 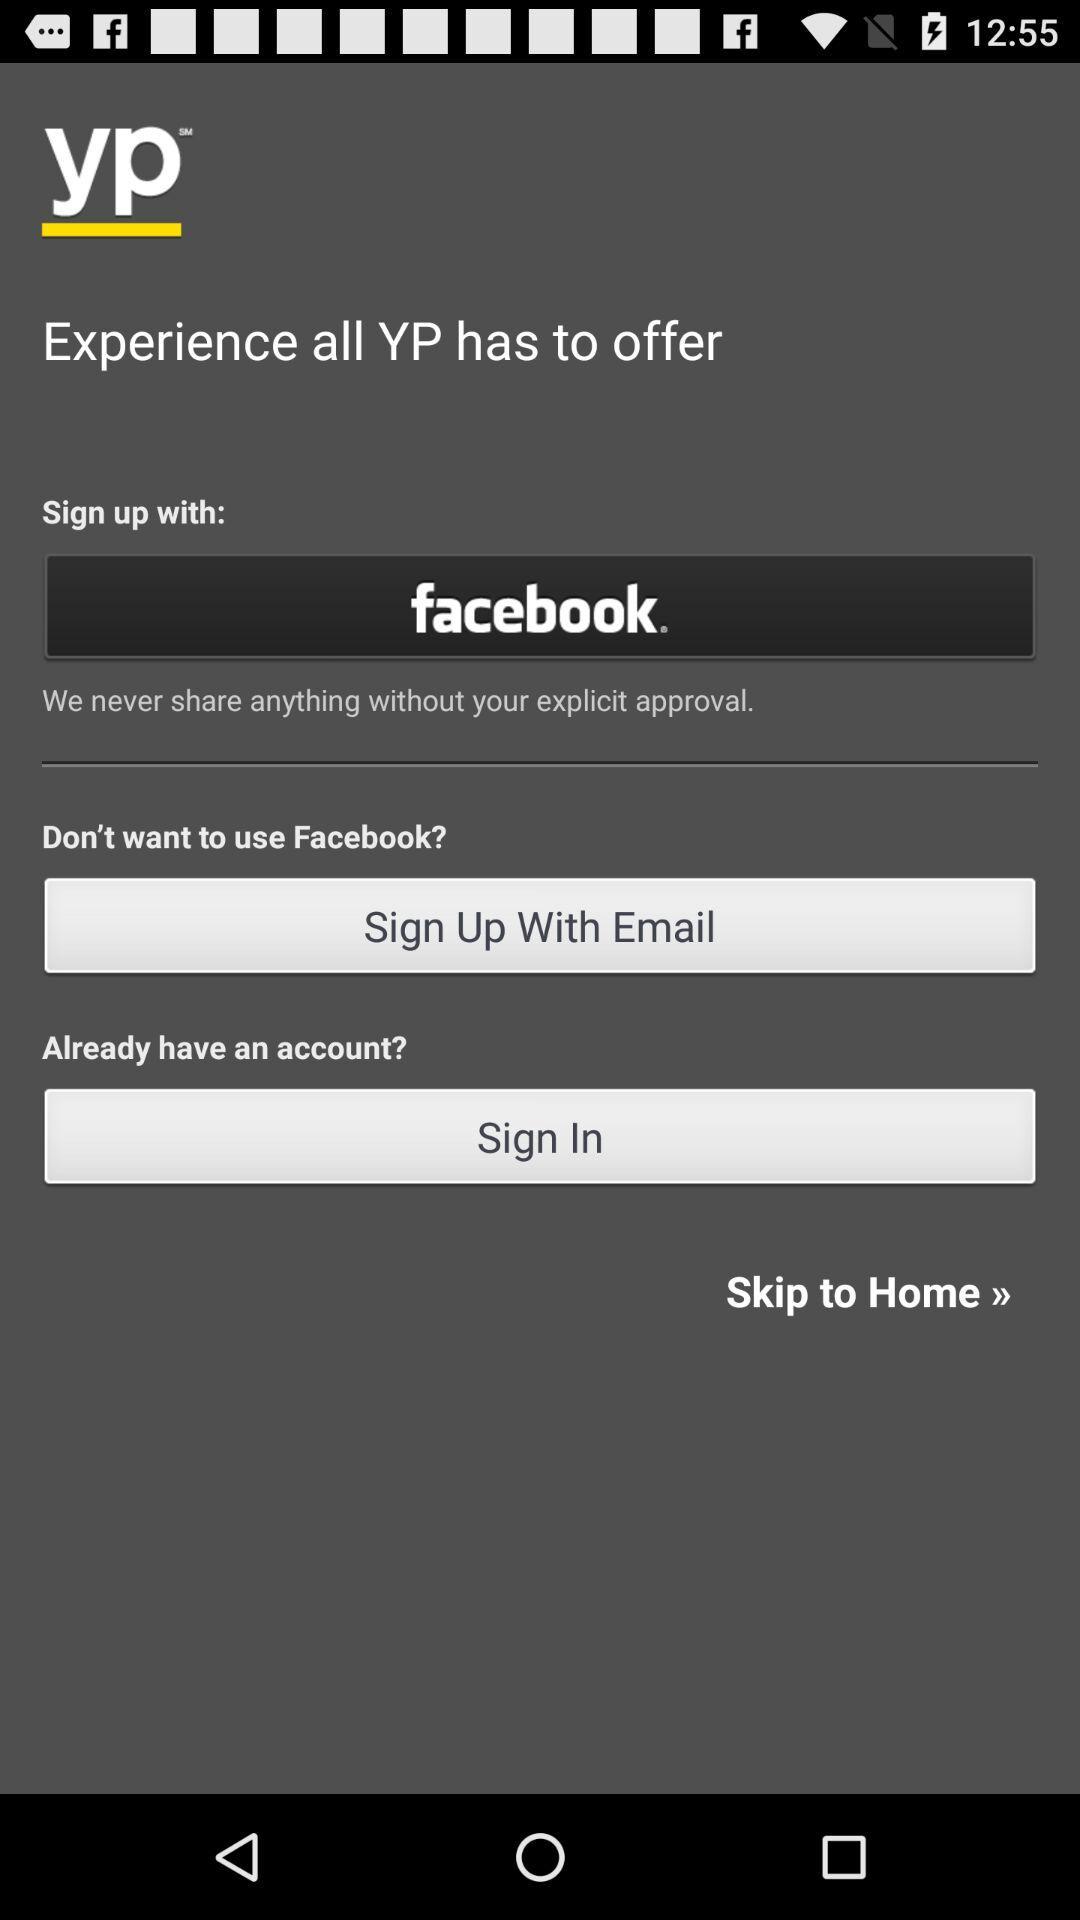 What do you see at coordinates (540, 604) in the screenshot?
I see `click on facebook button` at bounding box center [540, 604].